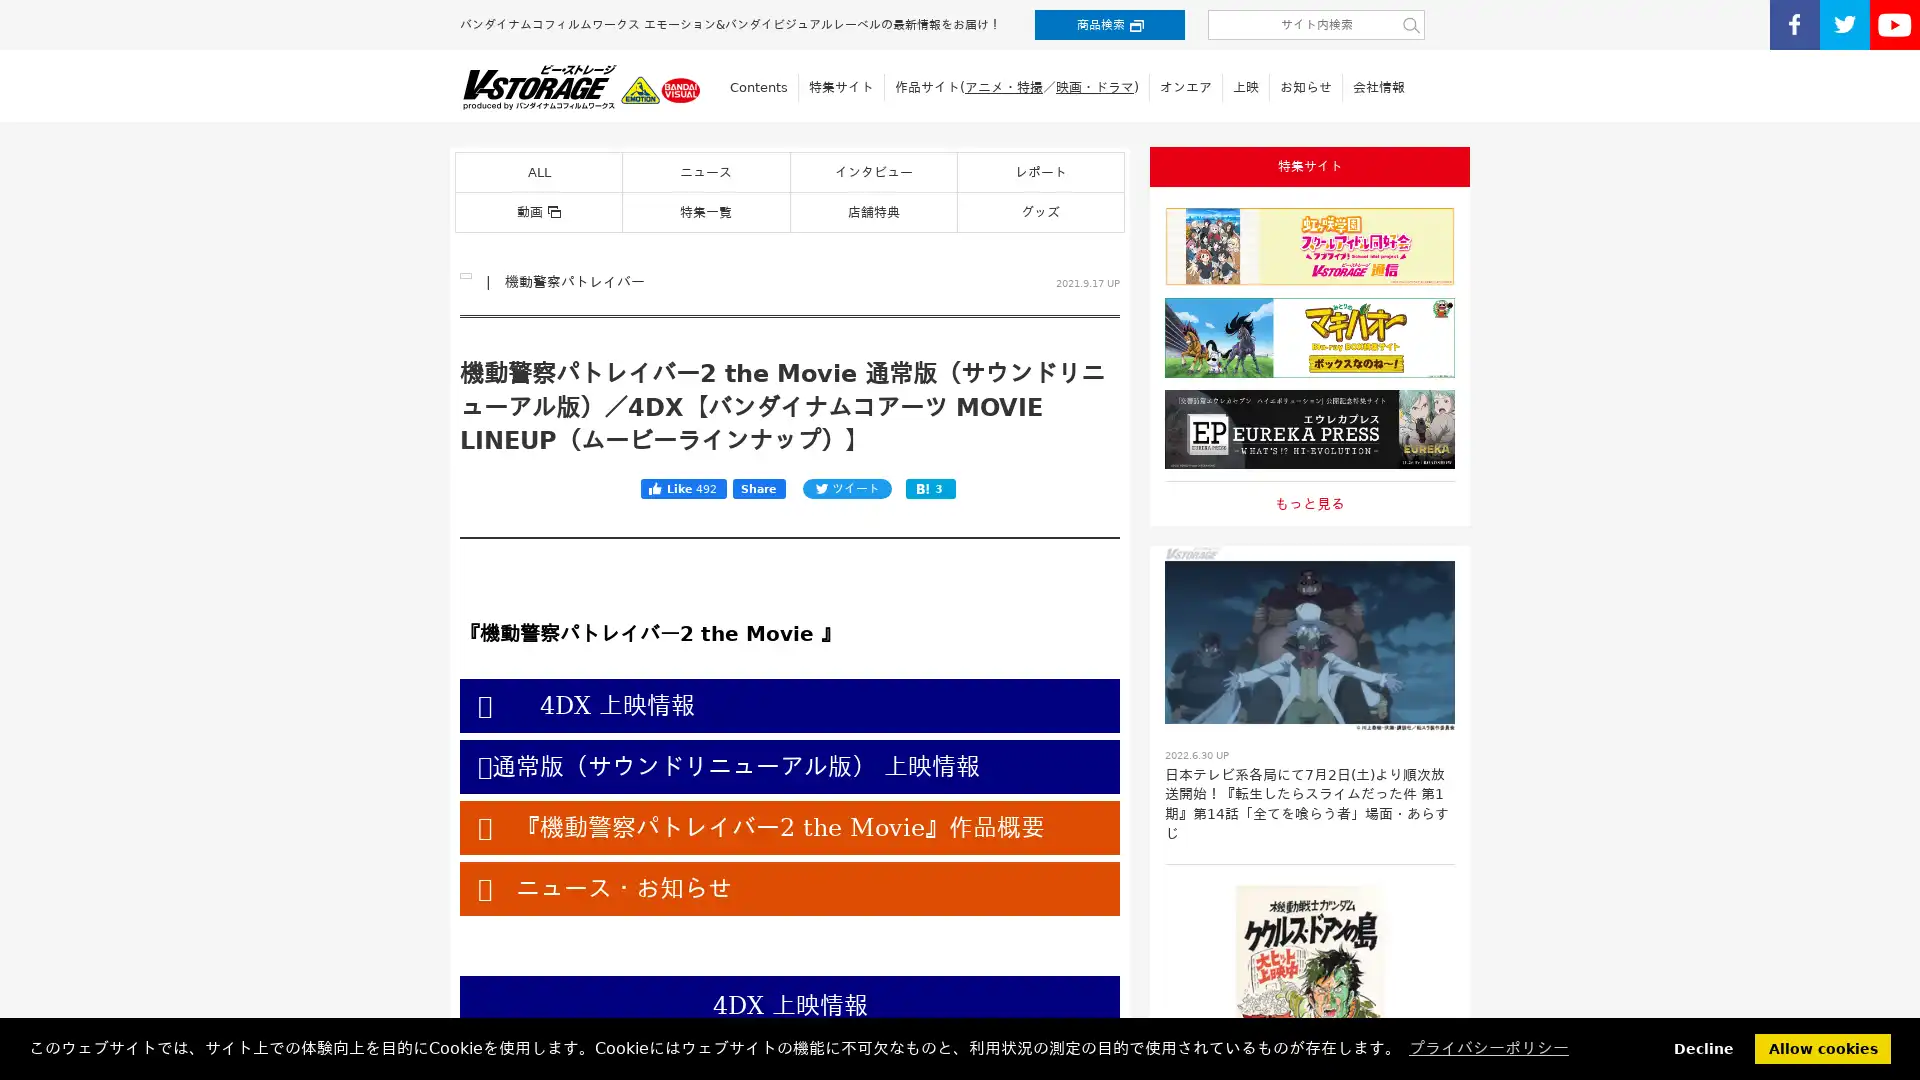 The width and height of the screenshot is (1920, 1080). Describe the element at coordinates (1488, 1047) in the screenshot. I see `learn more about cookies` at that location.